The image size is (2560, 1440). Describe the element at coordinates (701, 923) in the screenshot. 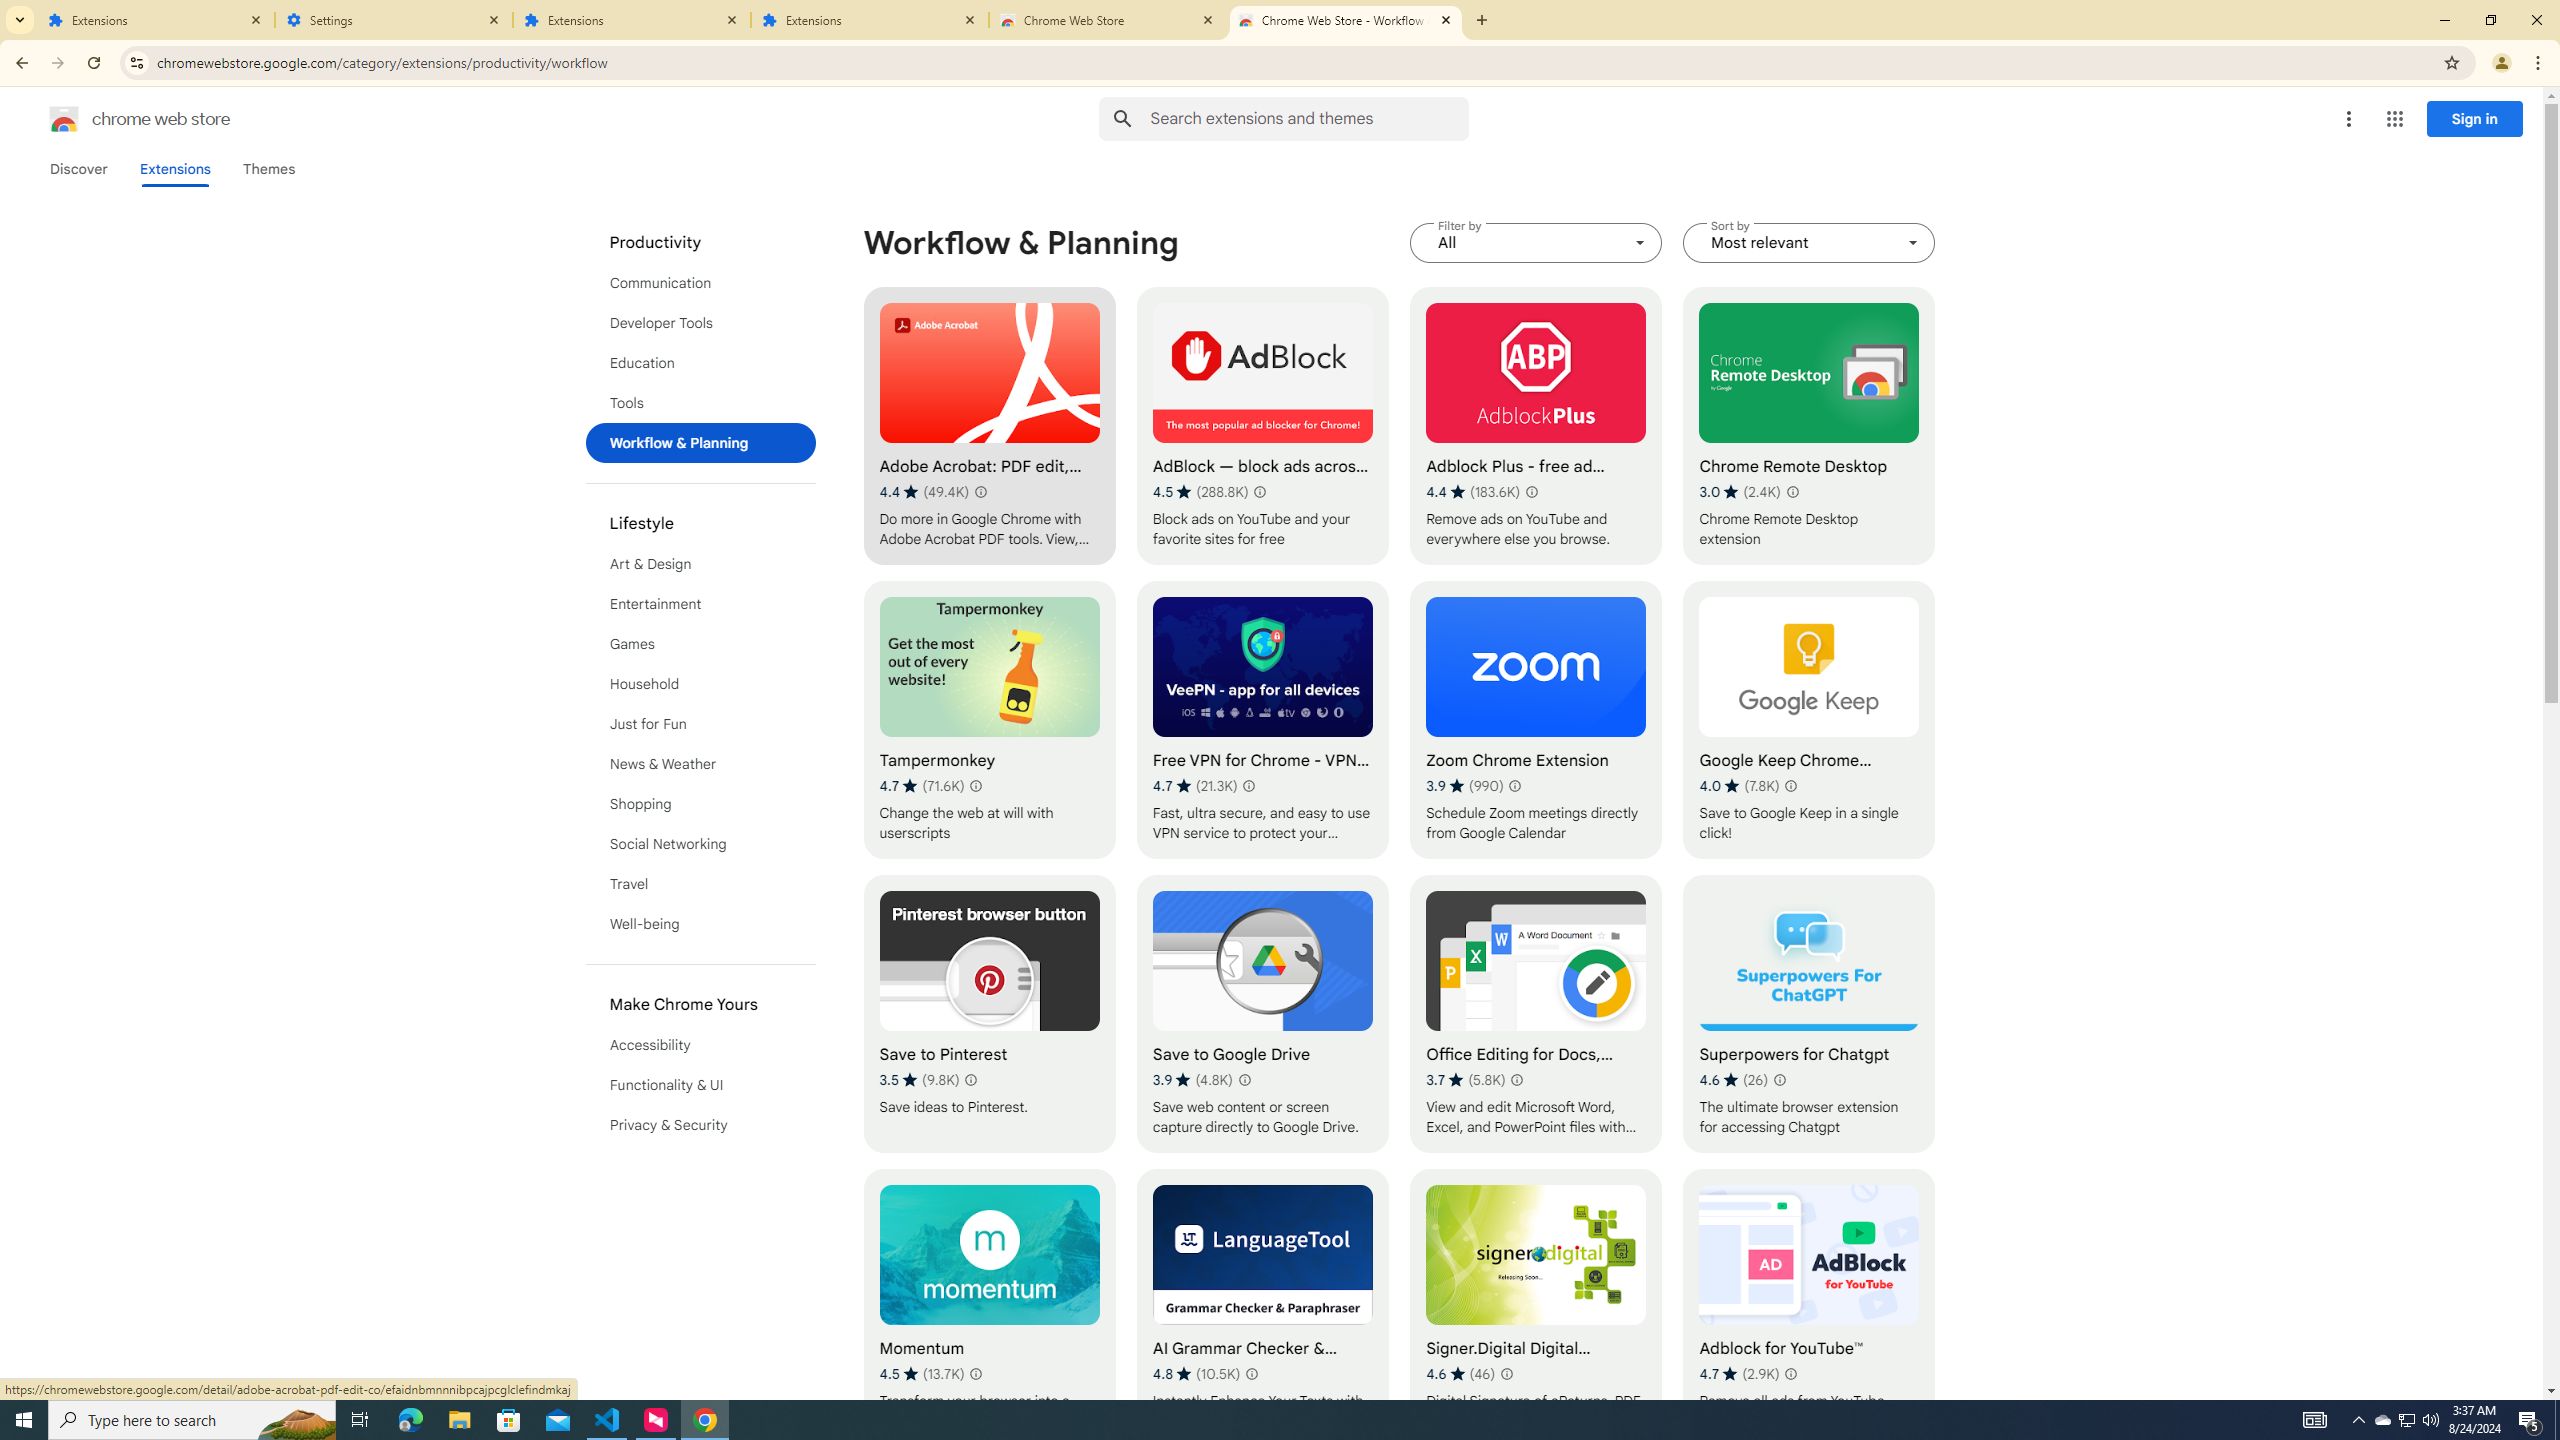

I see `'Well-being'` at that location.